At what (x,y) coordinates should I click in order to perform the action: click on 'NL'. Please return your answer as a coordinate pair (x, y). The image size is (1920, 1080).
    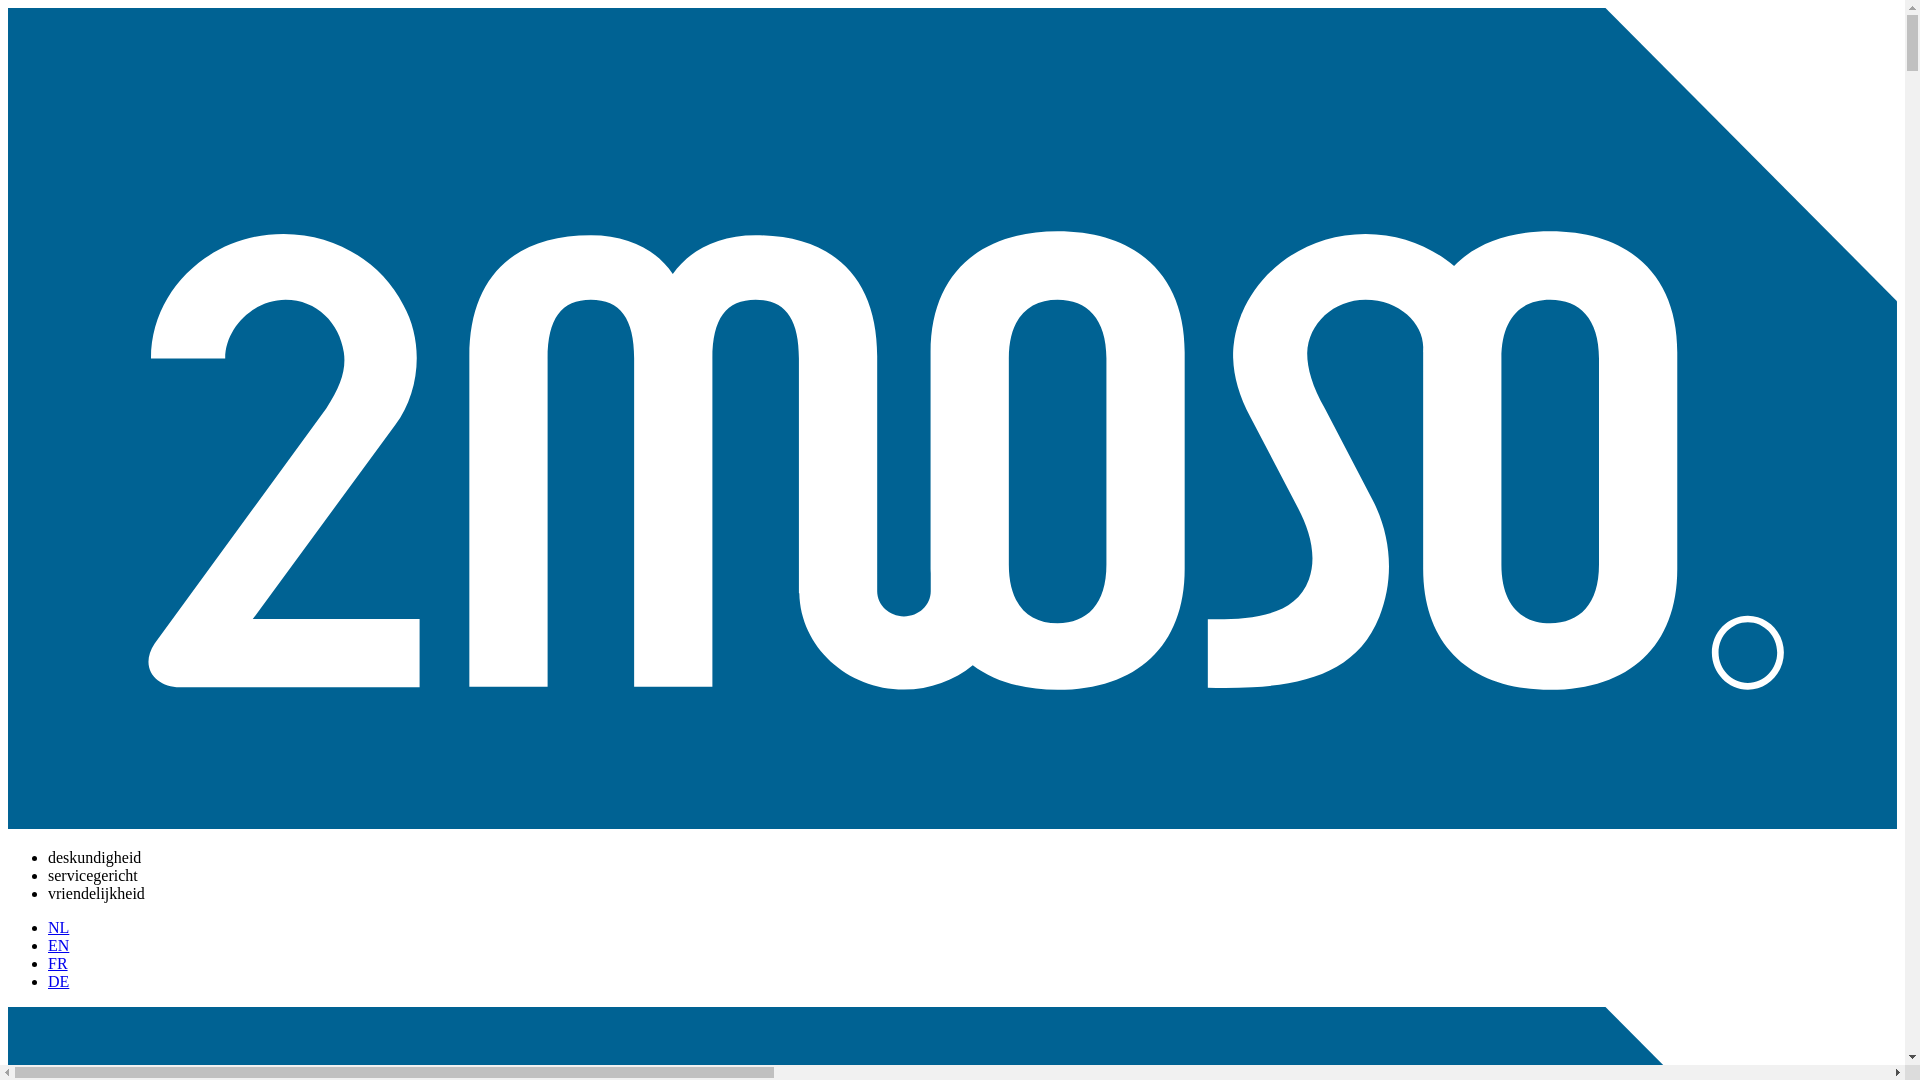
    Looking at the image, I should click on (58, 927).